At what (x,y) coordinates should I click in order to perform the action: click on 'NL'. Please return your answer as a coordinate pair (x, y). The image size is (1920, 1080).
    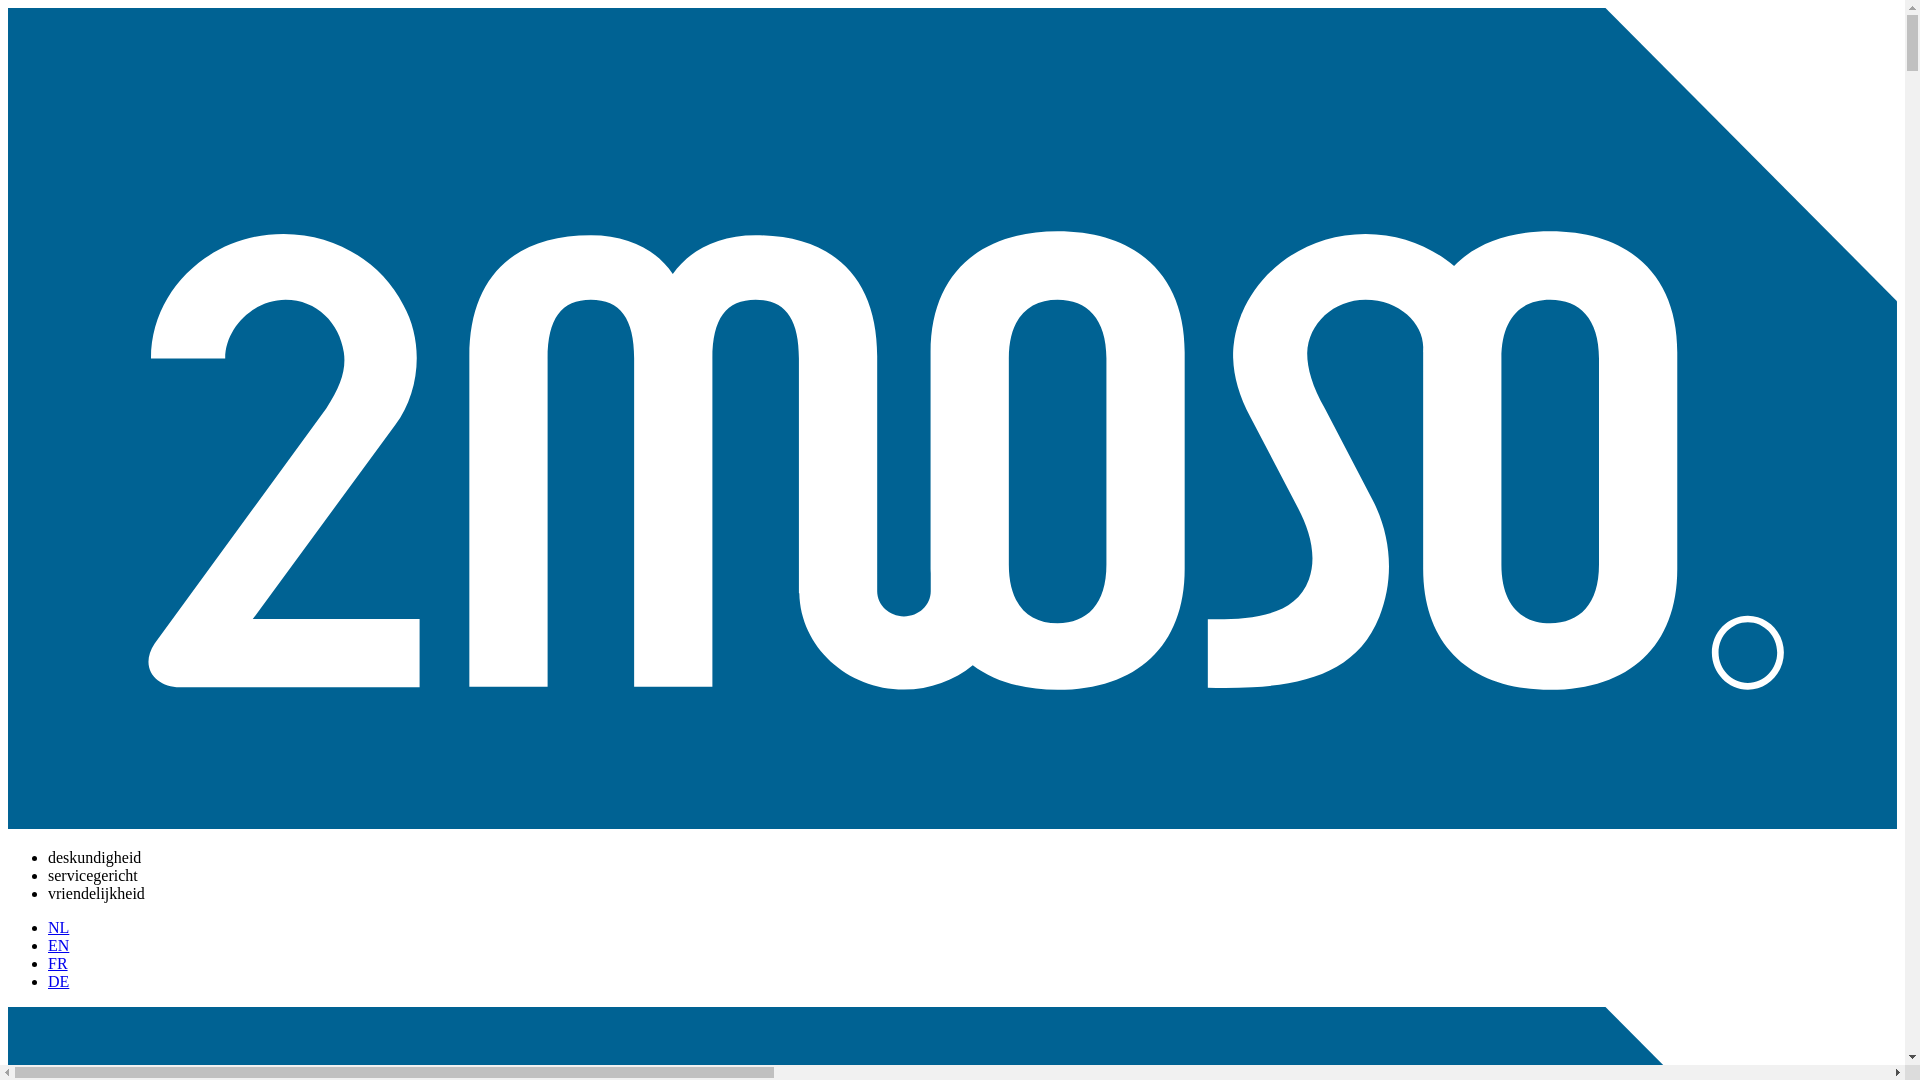
    Looking at the image, I should click on (58, 927).